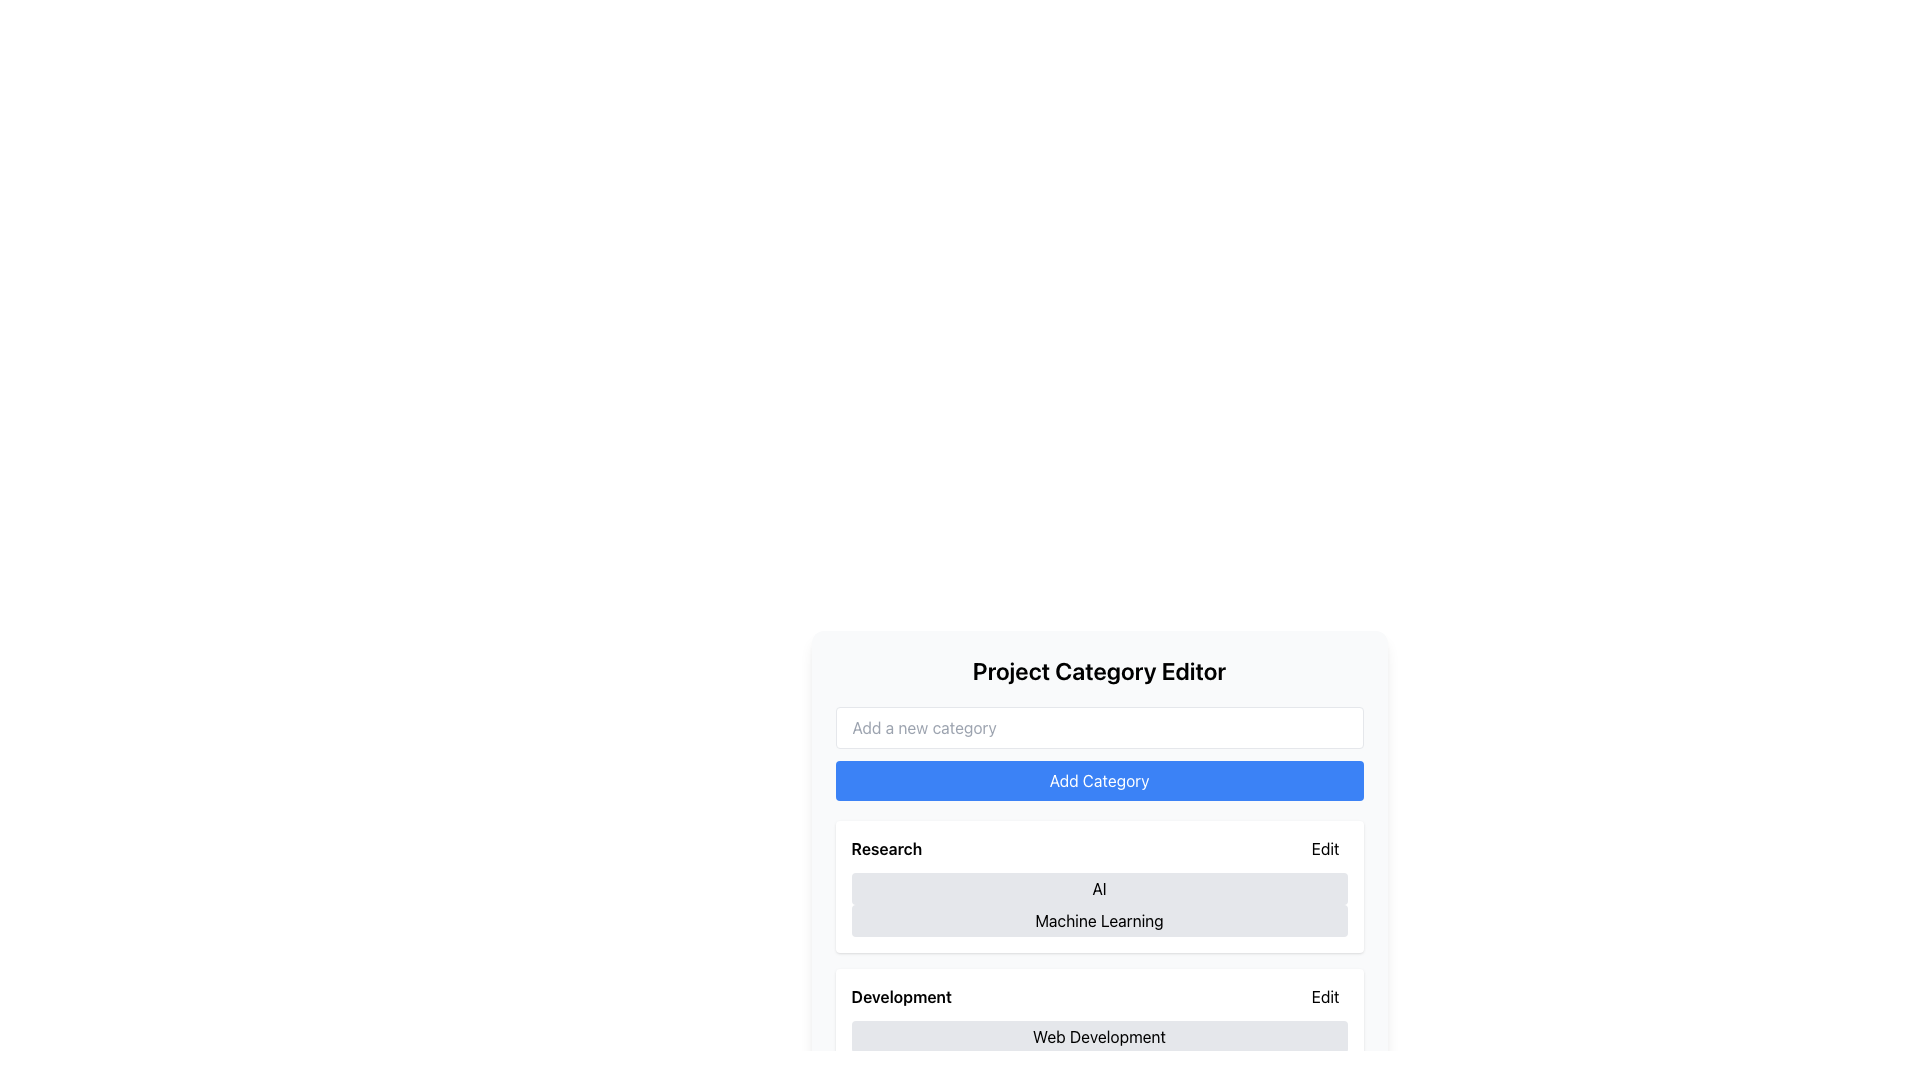 The height and width of the screenshot is (1080, 1920). What do you see at coordinates (1098, 921) in the screenshot?
I see `the non-interactive text label emphasizing 'Machine Learning' under the 'Research' category, located below the 'AI' sibling label` at bounding box center [1098, 921].